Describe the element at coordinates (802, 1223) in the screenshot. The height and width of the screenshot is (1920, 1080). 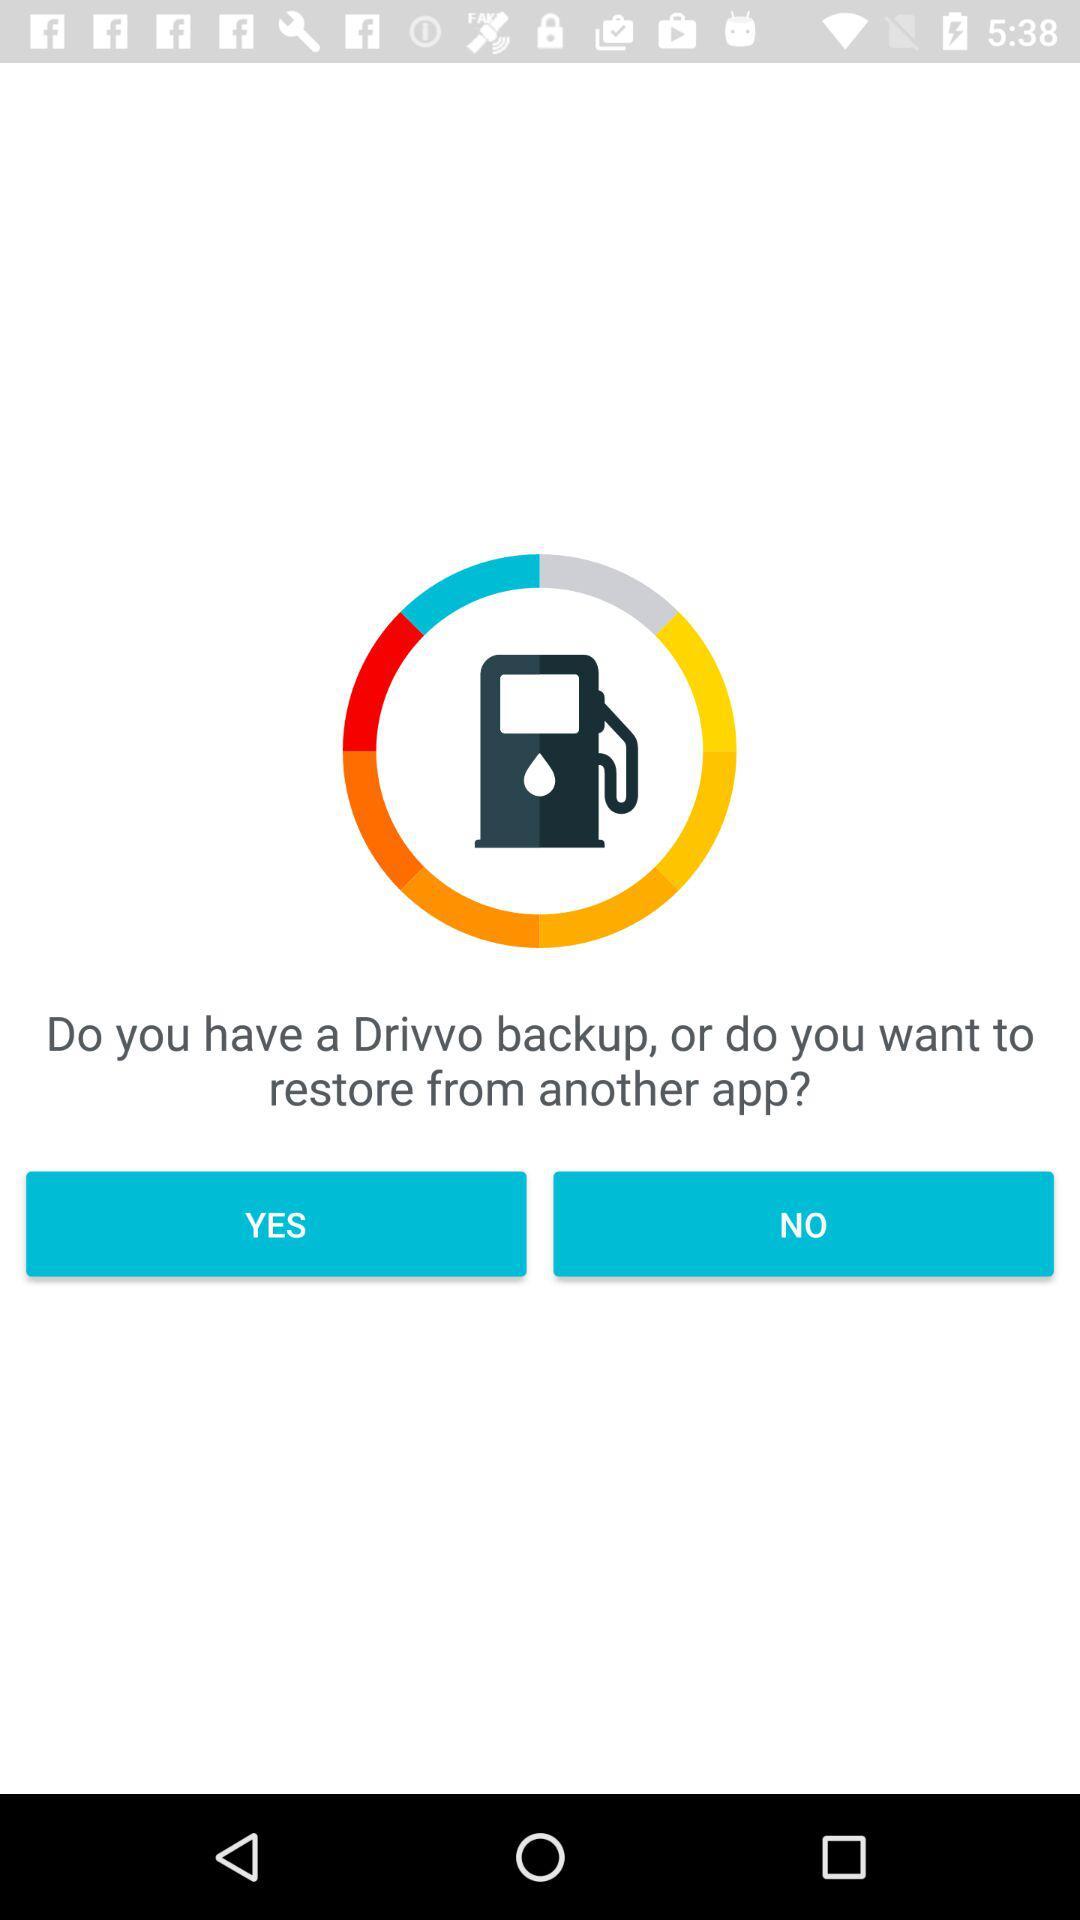
I see `no` at that location.